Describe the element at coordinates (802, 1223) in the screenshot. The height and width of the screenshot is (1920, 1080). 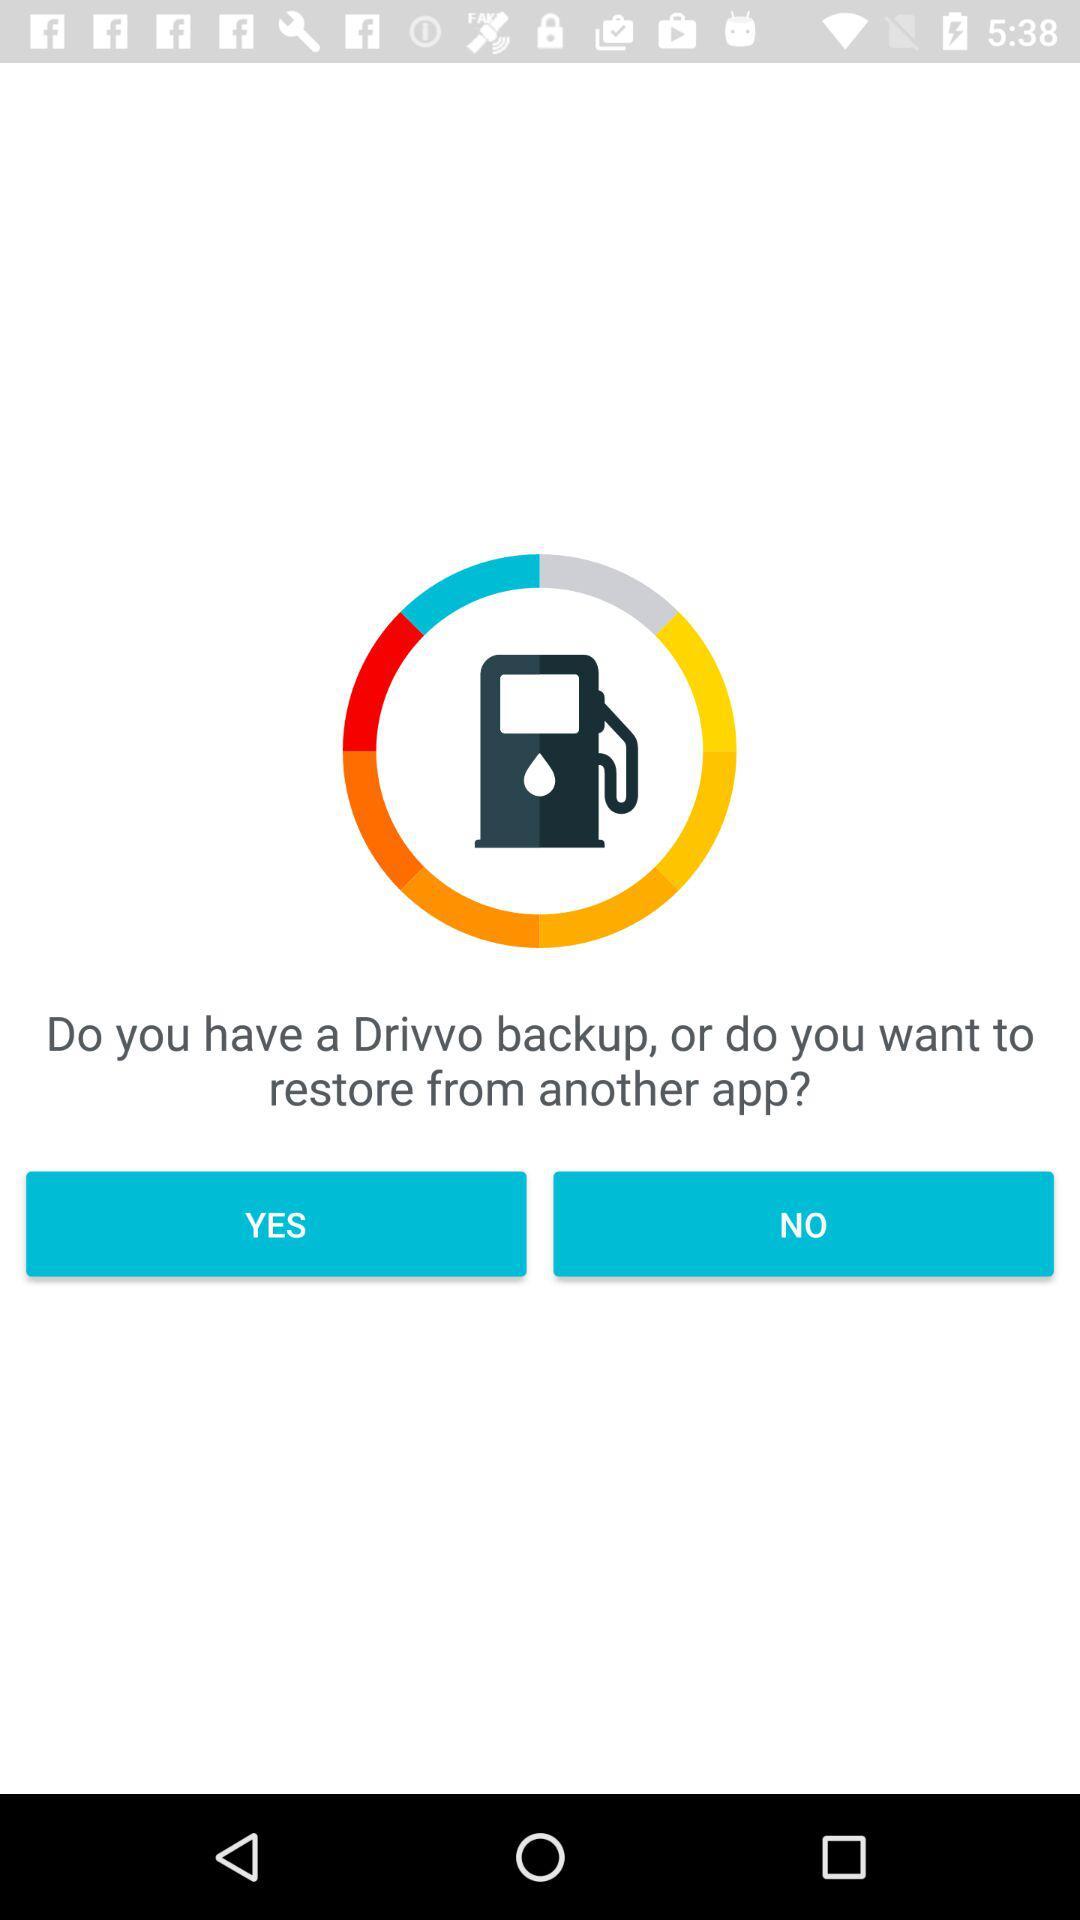
I see `no` at that location.